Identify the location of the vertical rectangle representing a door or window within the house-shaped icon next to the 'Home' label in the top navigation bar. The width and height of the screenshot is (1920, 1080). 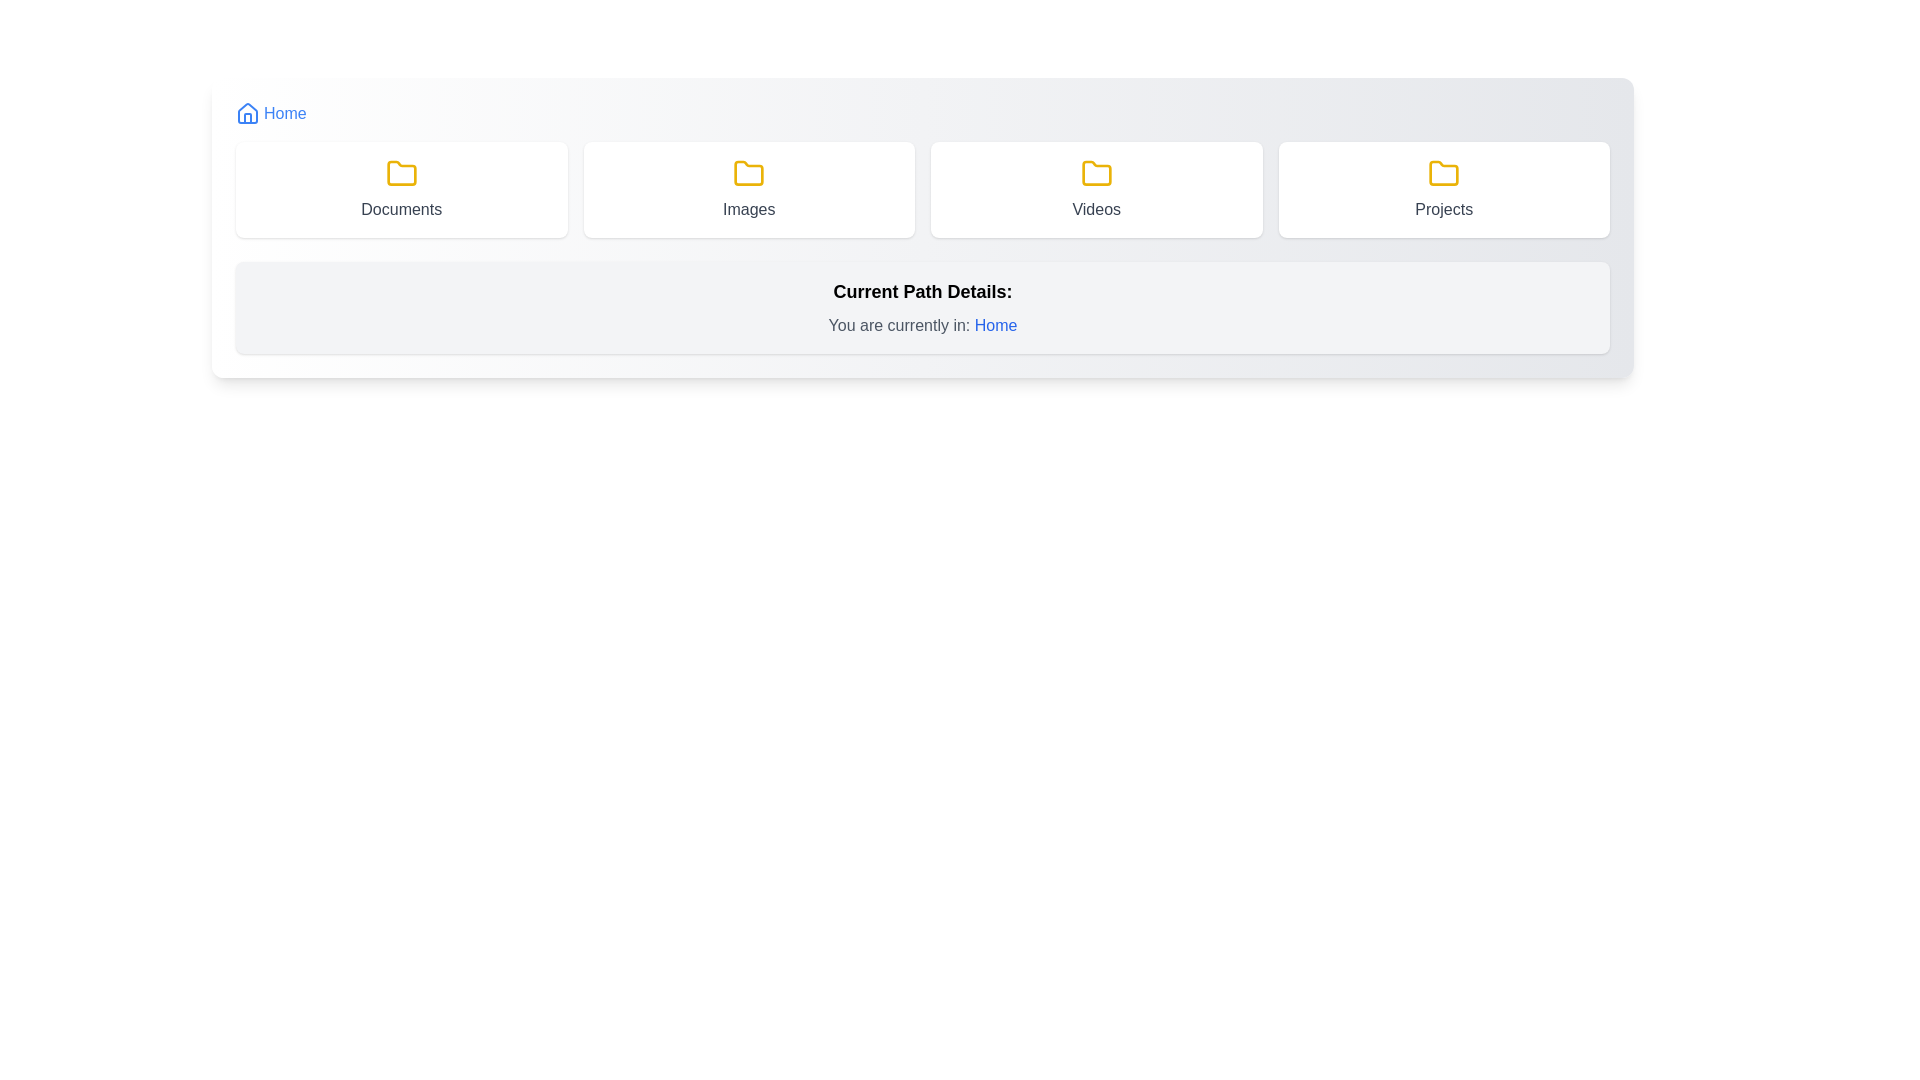
(247, 118).